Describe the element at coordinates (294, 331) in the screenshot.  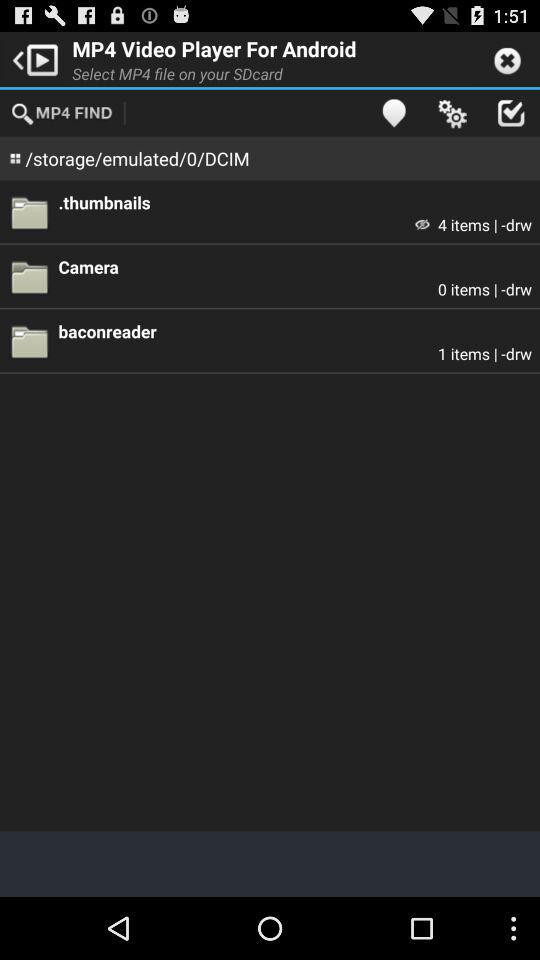
I see `the item below the 0 items | -drw` at that location.